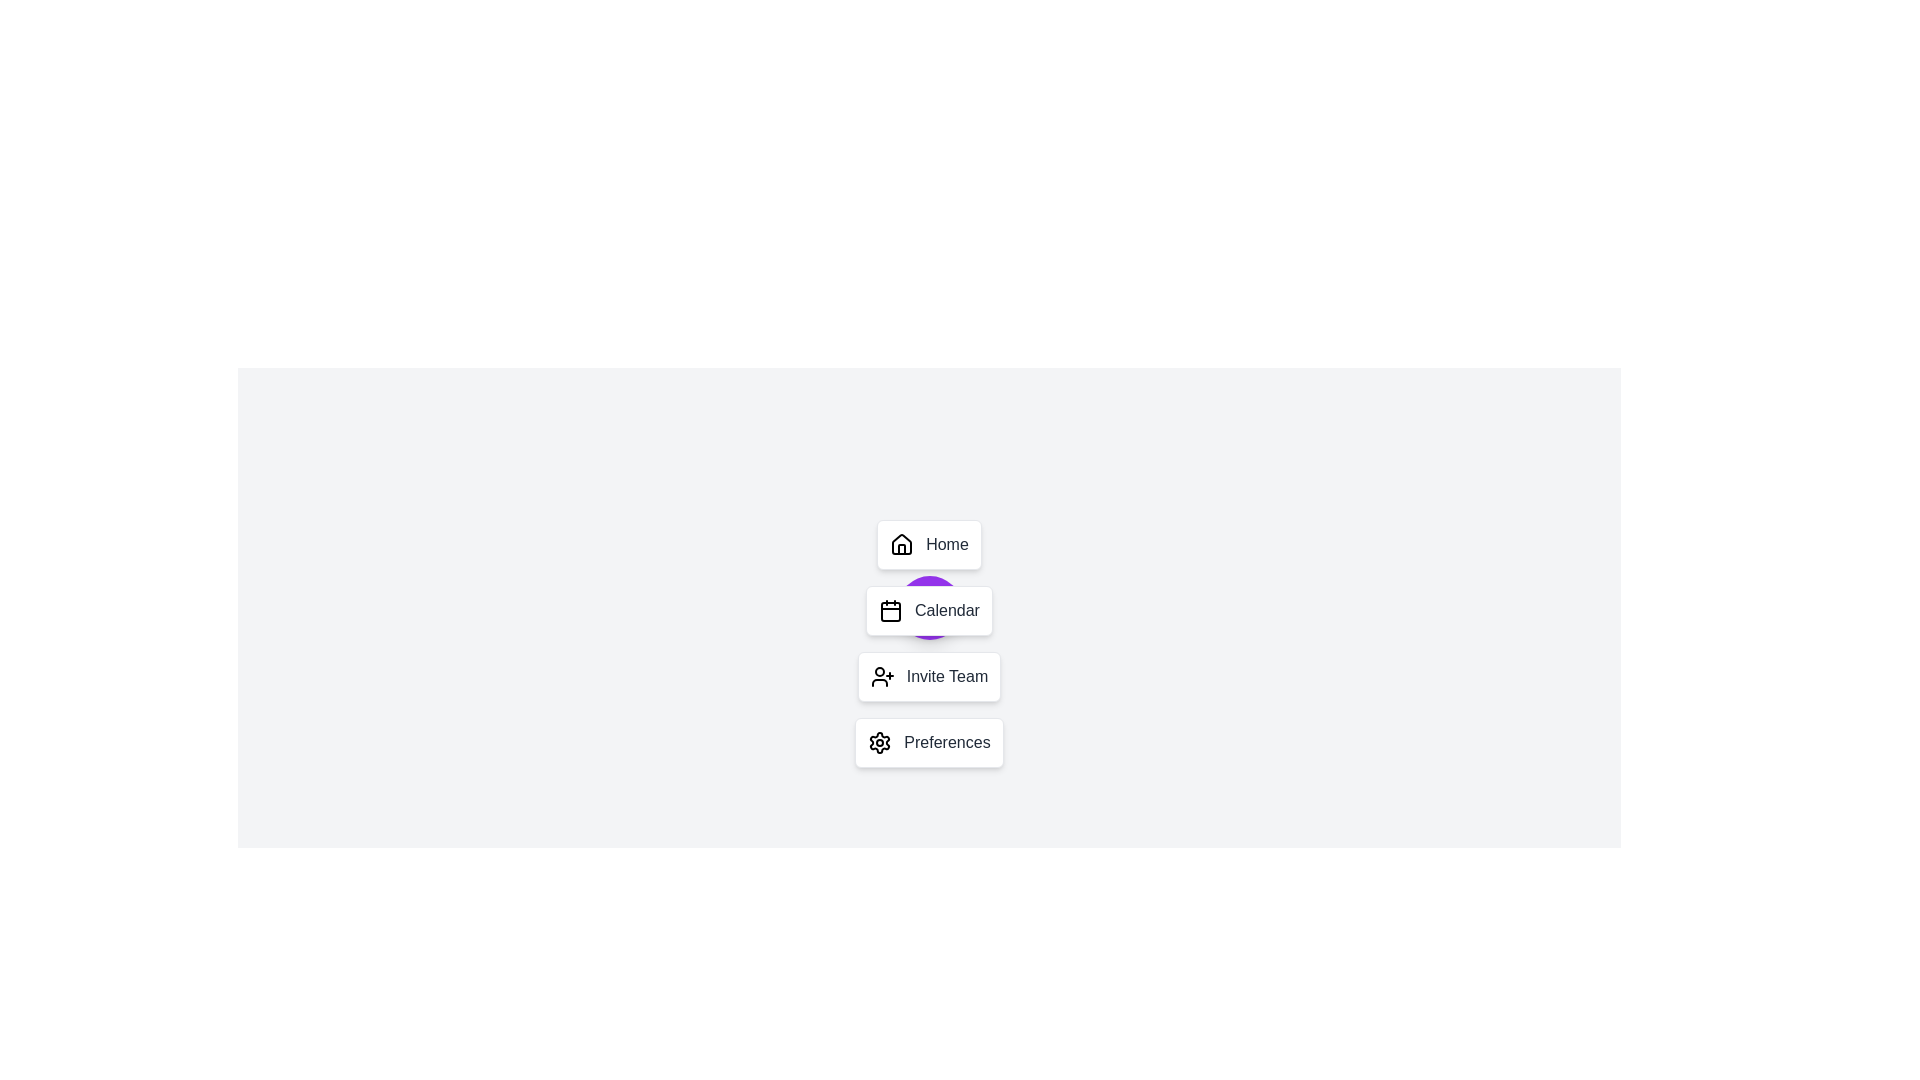  Describe the element at coordinates (881, 676) in the screenshot. I see `the icon for inviting team members located on the left side of the 'Invite Team' card, which is the third card in a vertical list of menu items` at that location.